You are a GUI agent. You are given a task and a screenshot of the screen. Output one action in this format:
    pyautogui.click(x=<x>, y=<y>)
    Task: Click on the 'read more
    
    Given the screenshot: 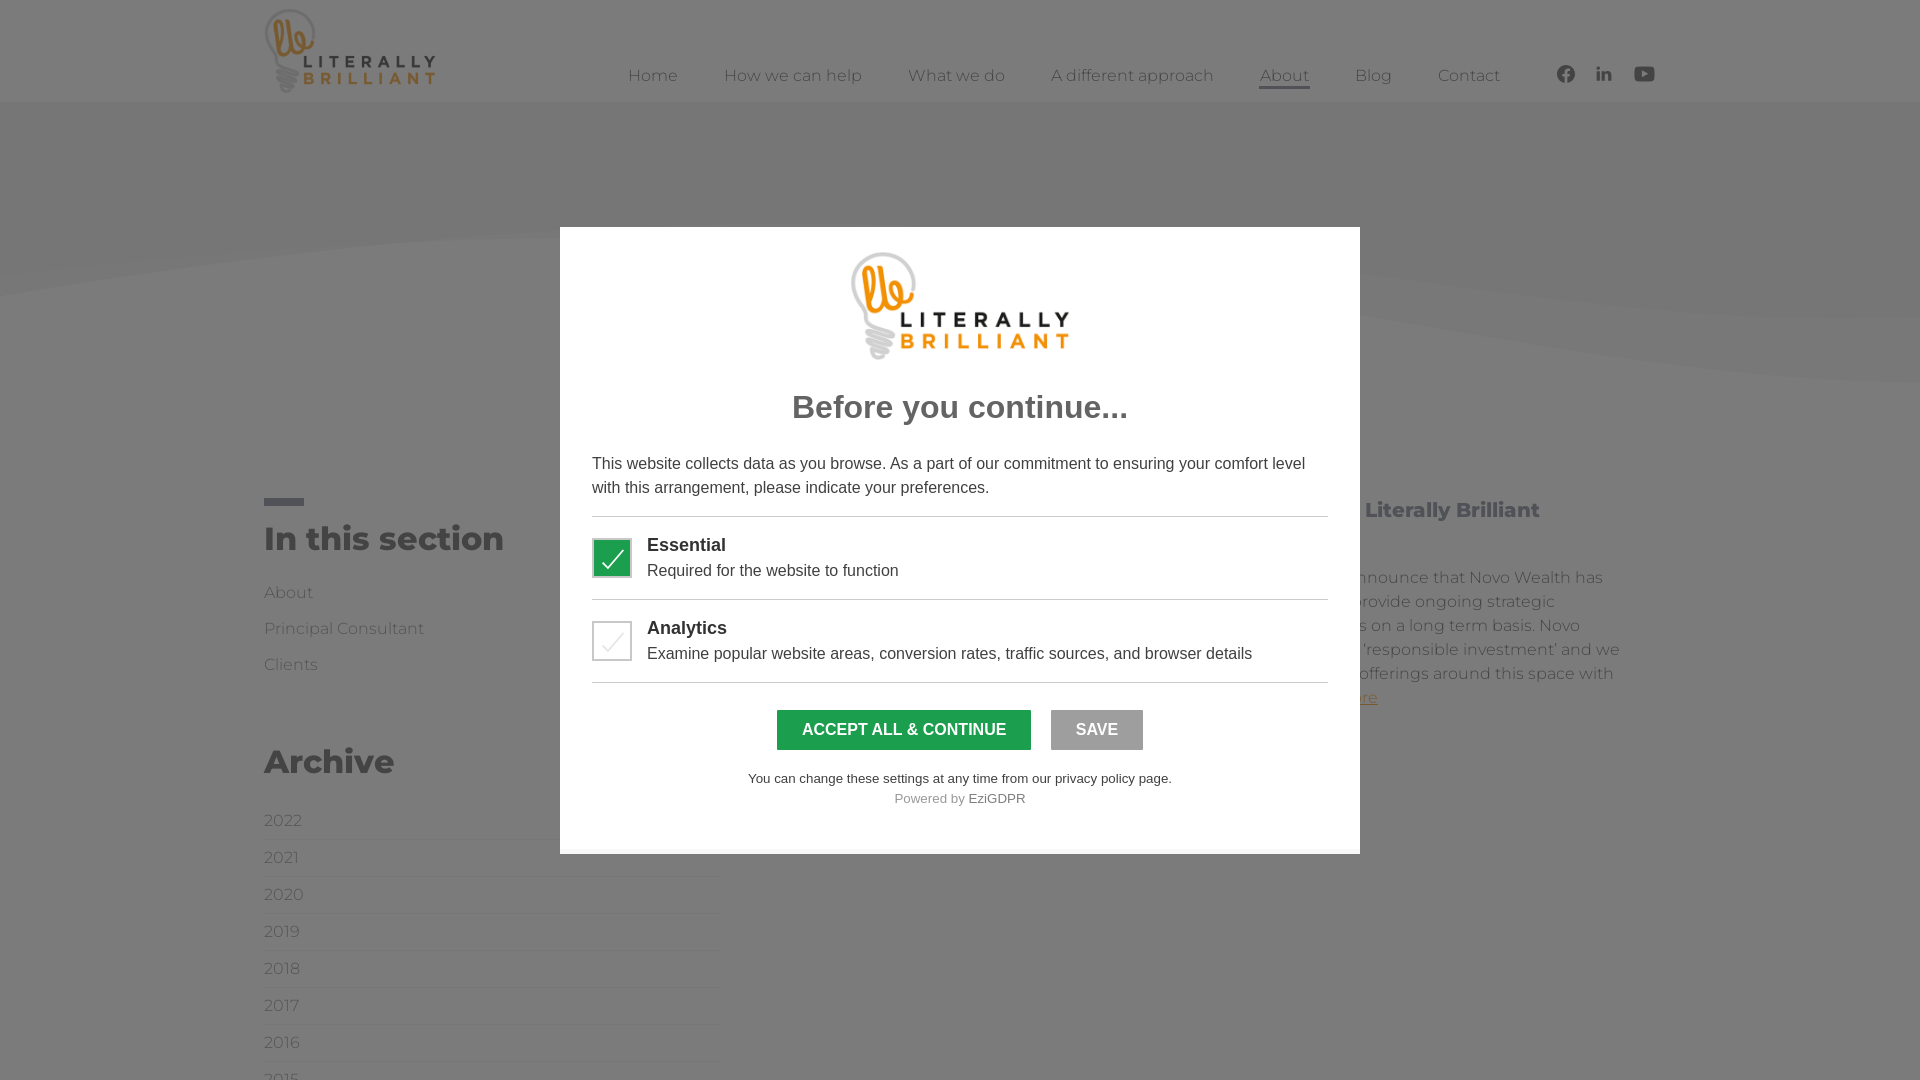 What is the action you would take?
    pyautogui.click(x=1336, y=696)
    